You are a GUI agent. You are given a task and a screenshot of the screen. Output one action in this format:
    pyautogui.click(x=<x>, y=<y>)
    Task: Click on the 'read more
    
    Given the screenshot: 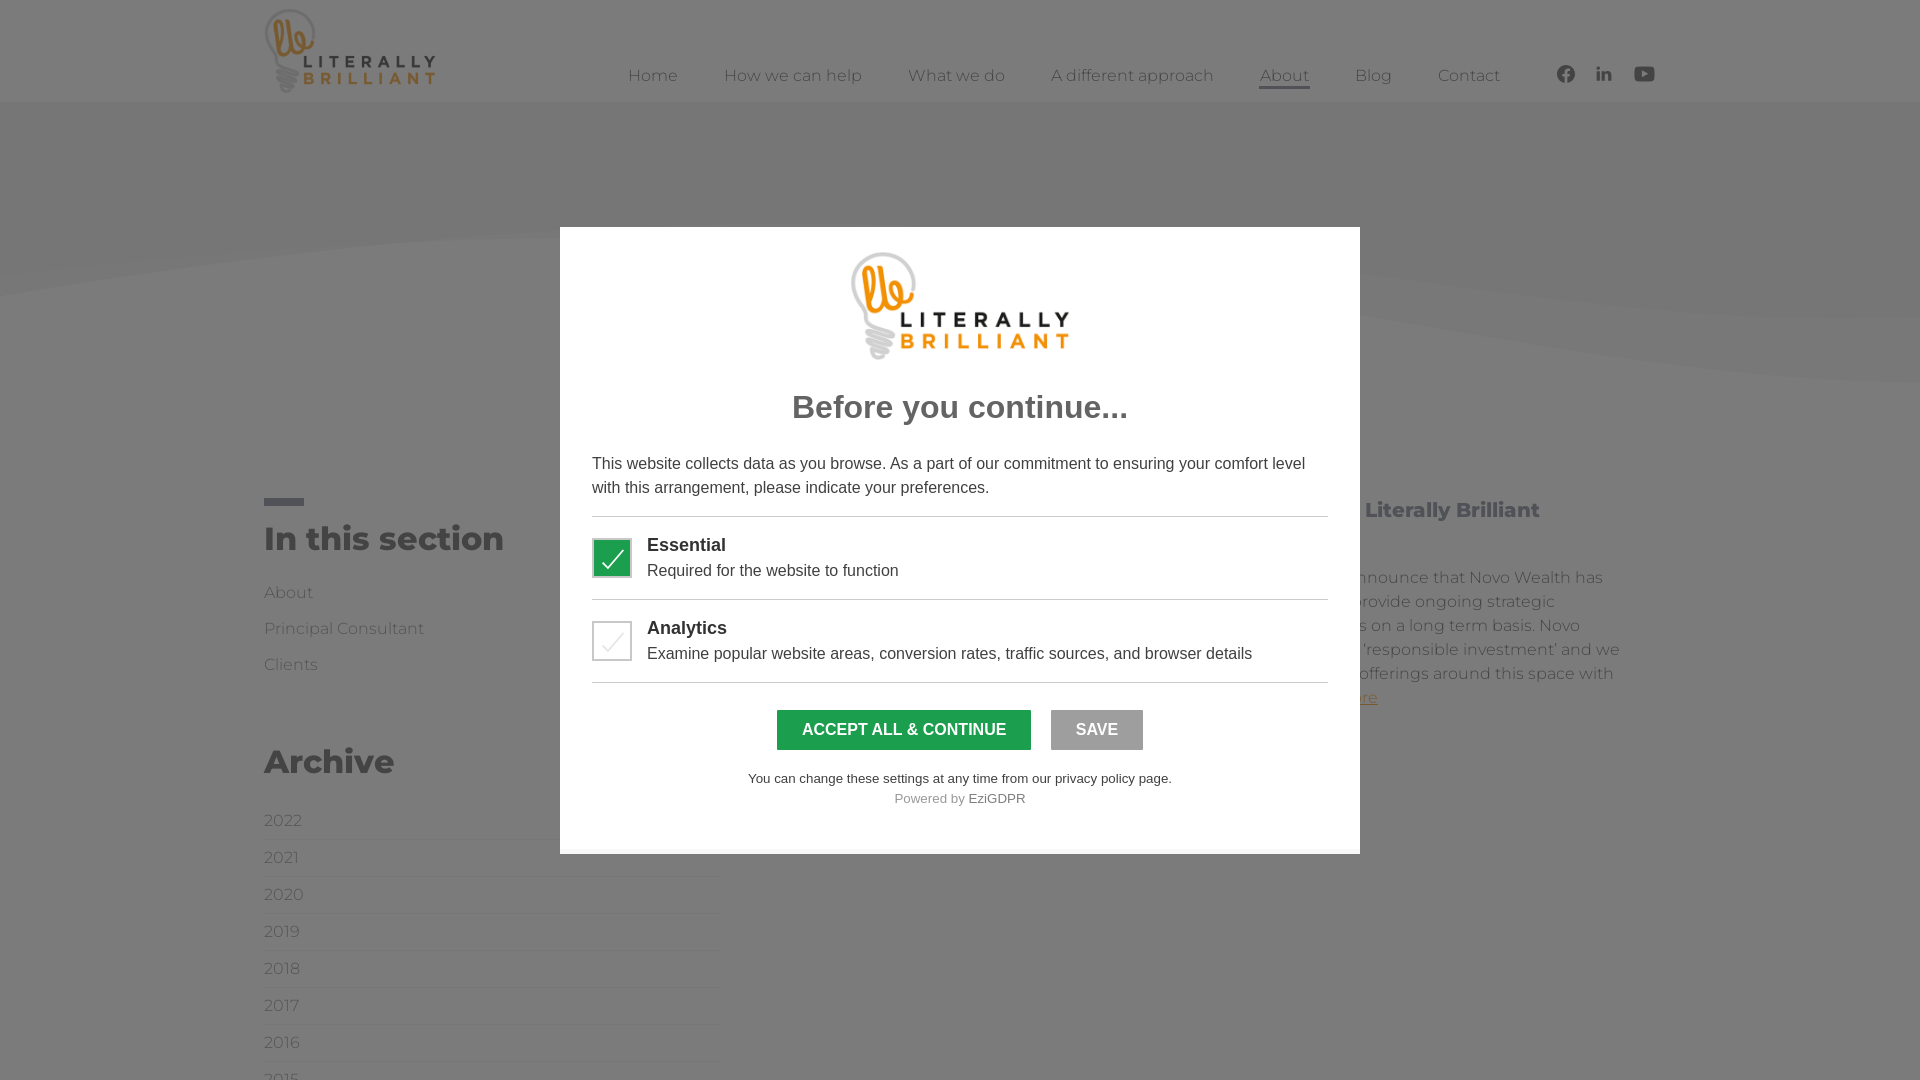 What is the action you would take?
    pyautogui.click(x=1336, y=696)
    